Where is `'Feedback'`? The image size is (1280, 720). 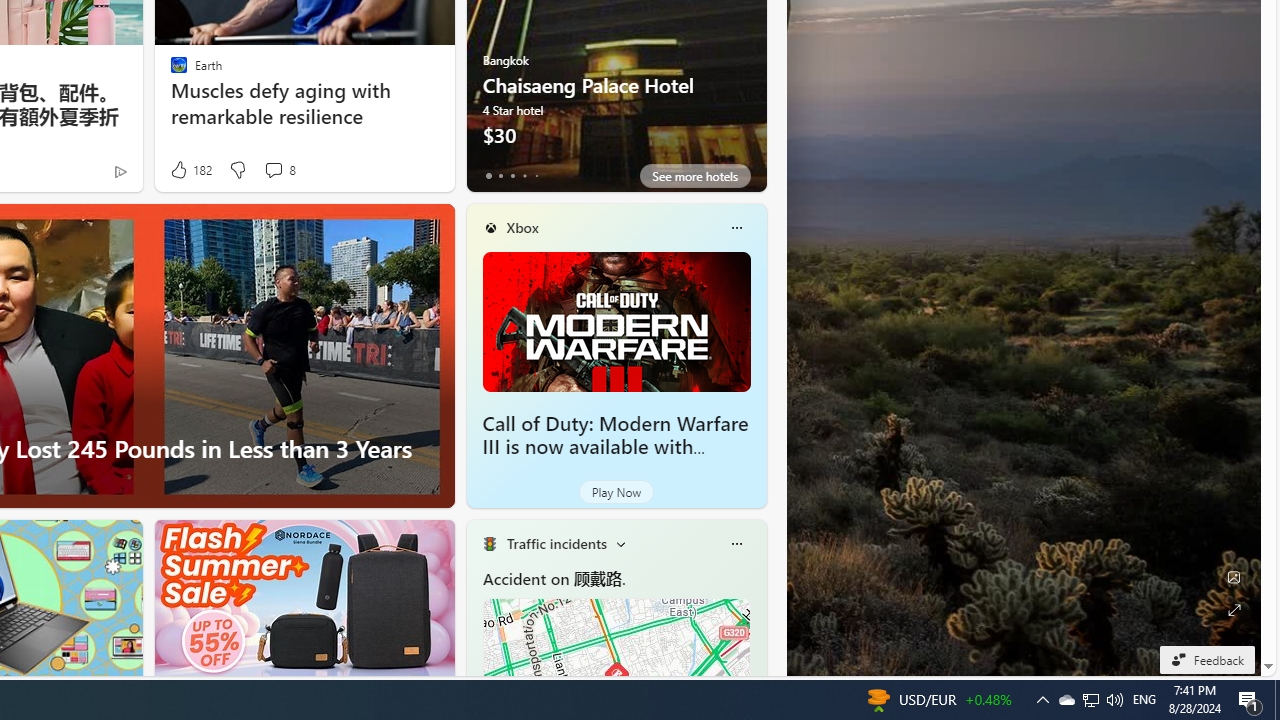
'Feedback' is located at coordinates (1205, 659).